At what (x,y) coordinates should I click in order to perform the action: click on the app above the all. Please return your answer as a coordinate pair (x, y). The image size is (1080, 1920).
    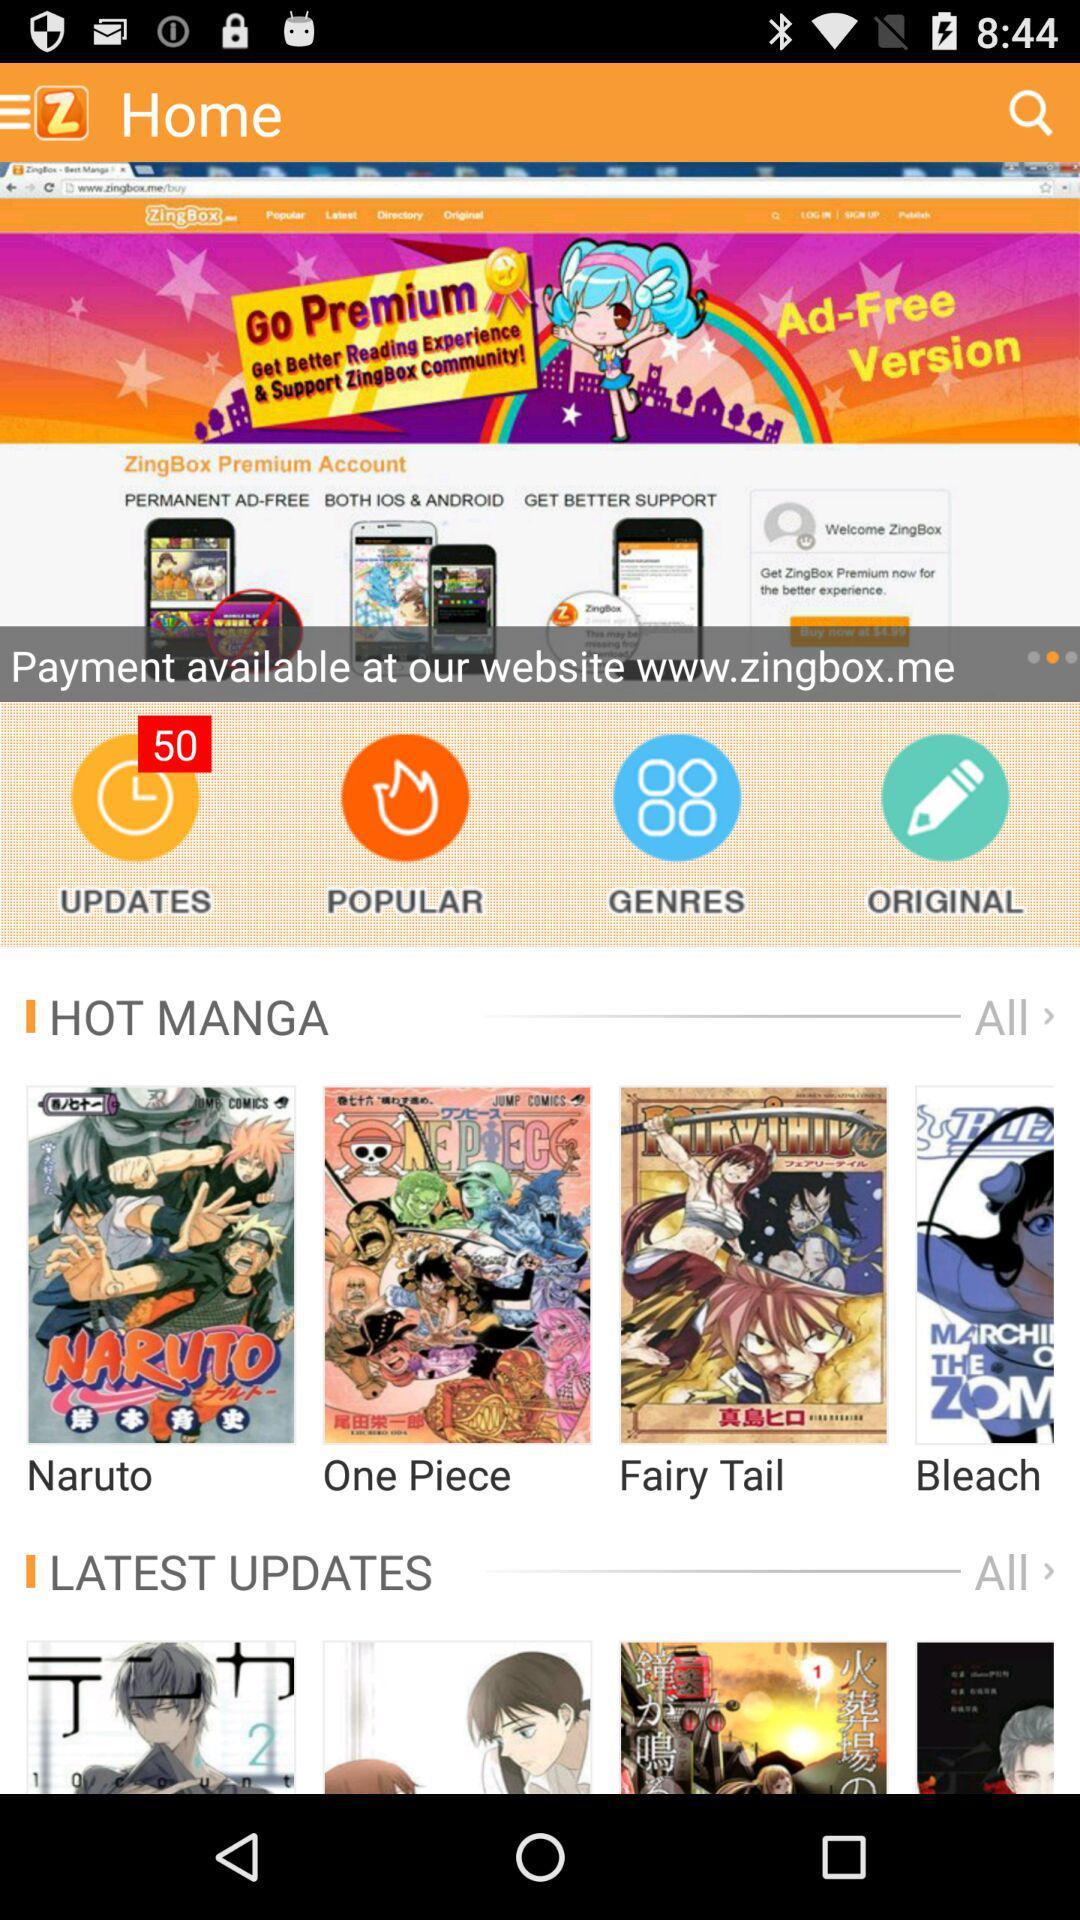
    Looking at the image, I should click on (945, 824).